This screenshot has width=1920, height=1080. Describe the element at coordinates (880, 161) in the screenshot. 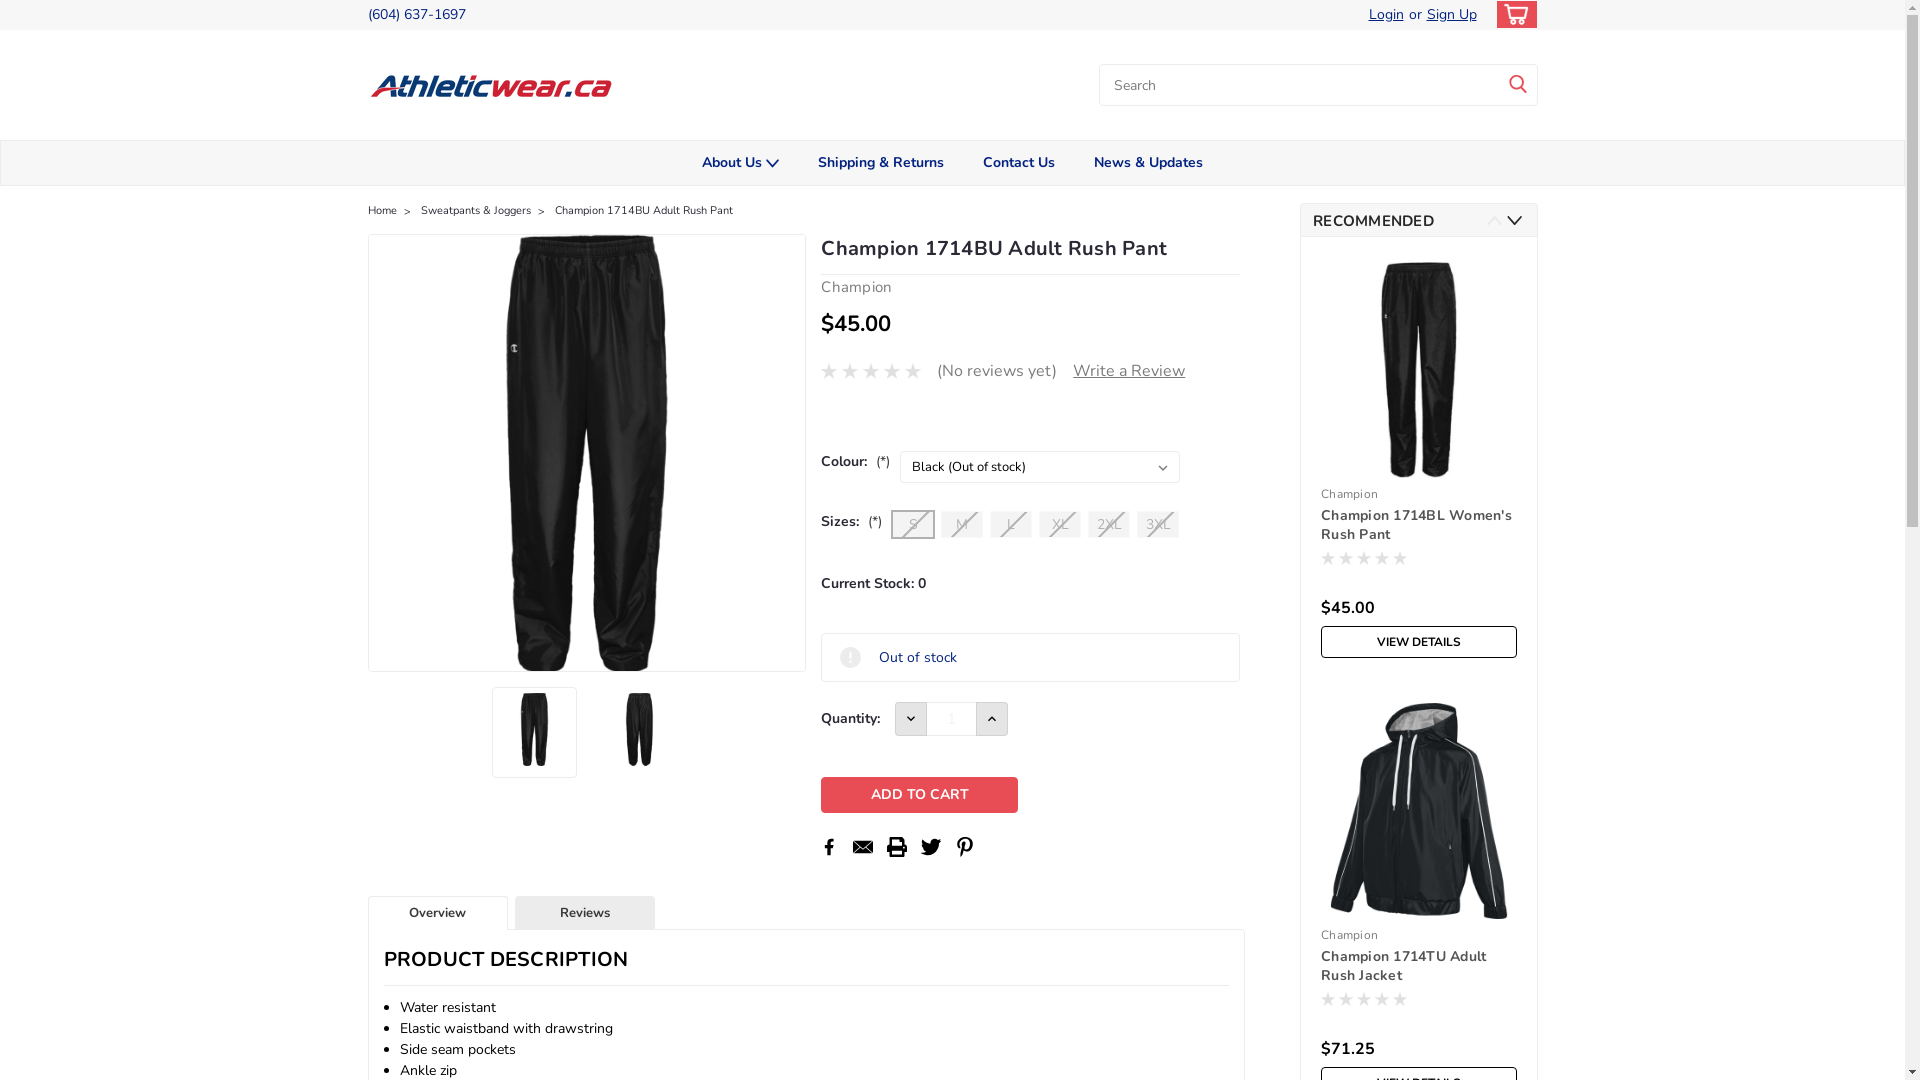

I see `'Shipping & Returns'` at that location.